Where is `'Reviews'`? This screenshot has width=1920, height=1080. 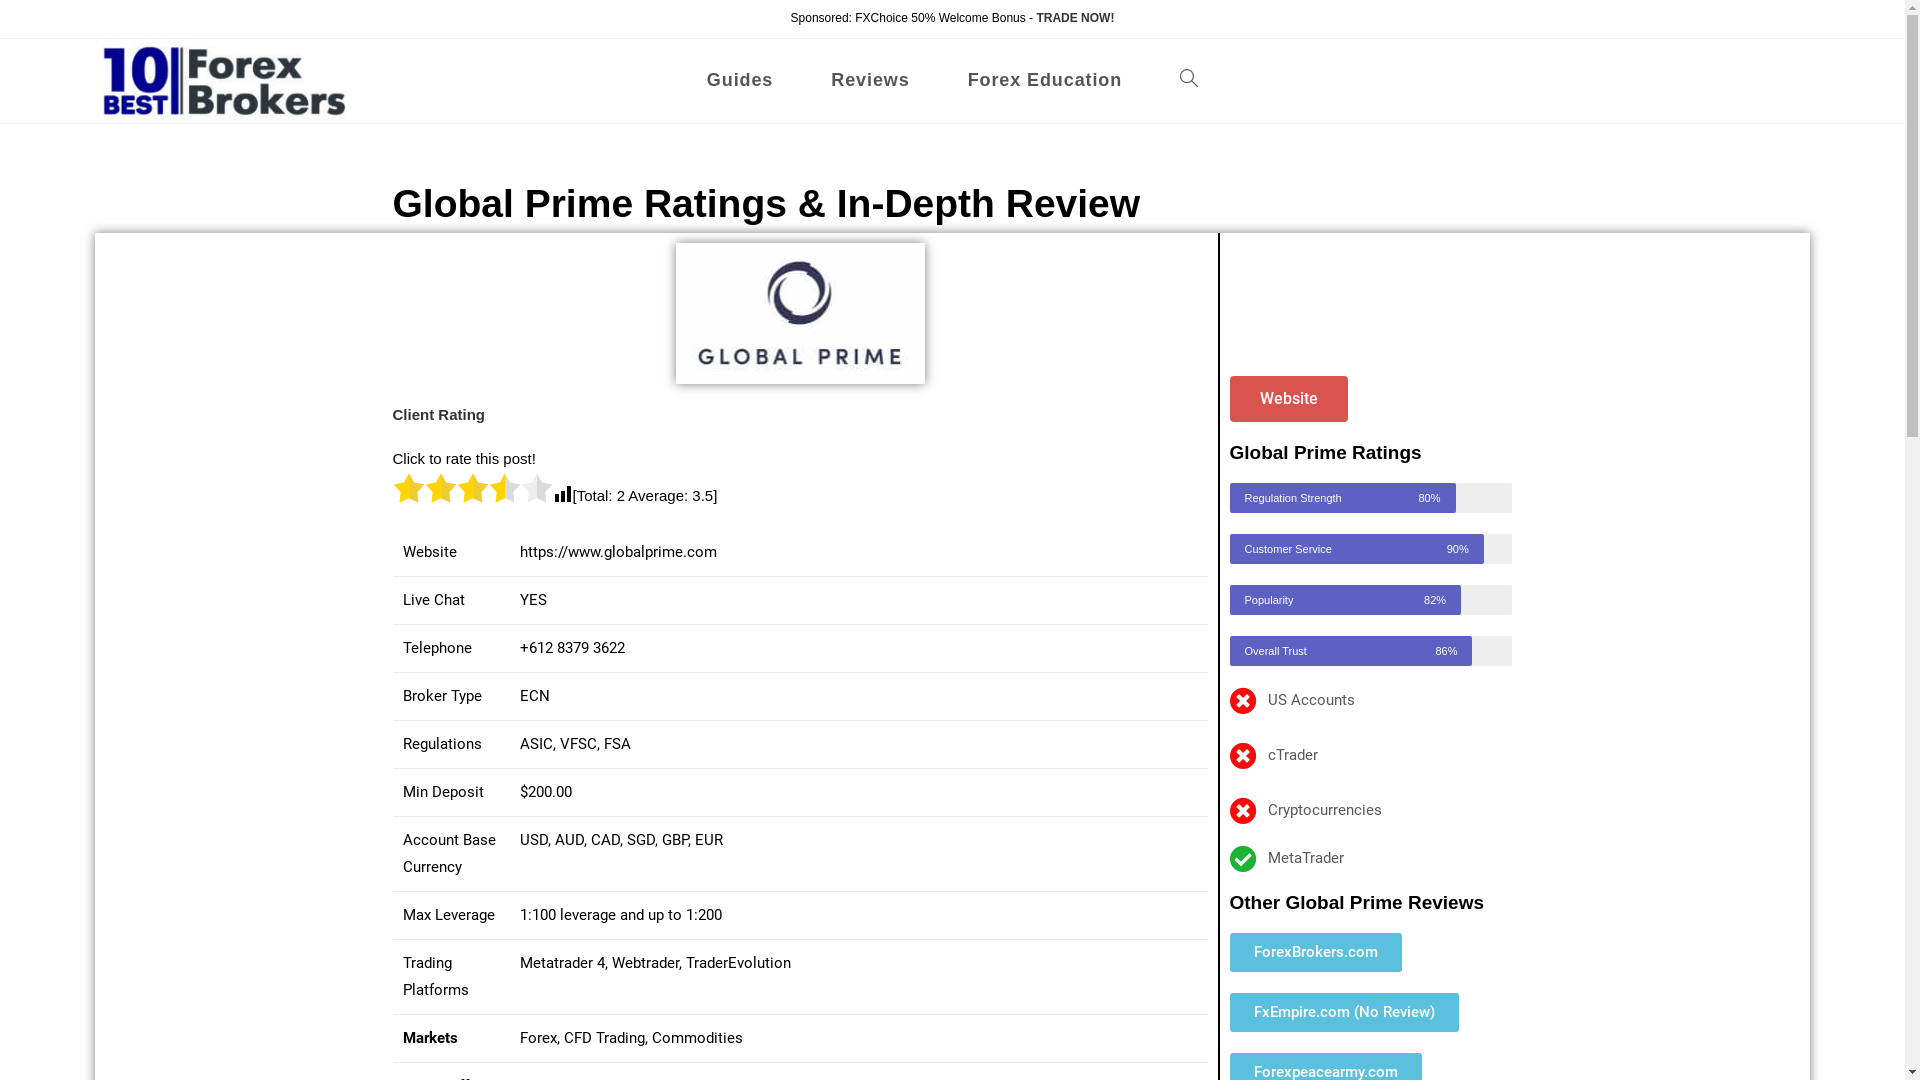 'Reviews' is located at coordinates (869, 79).